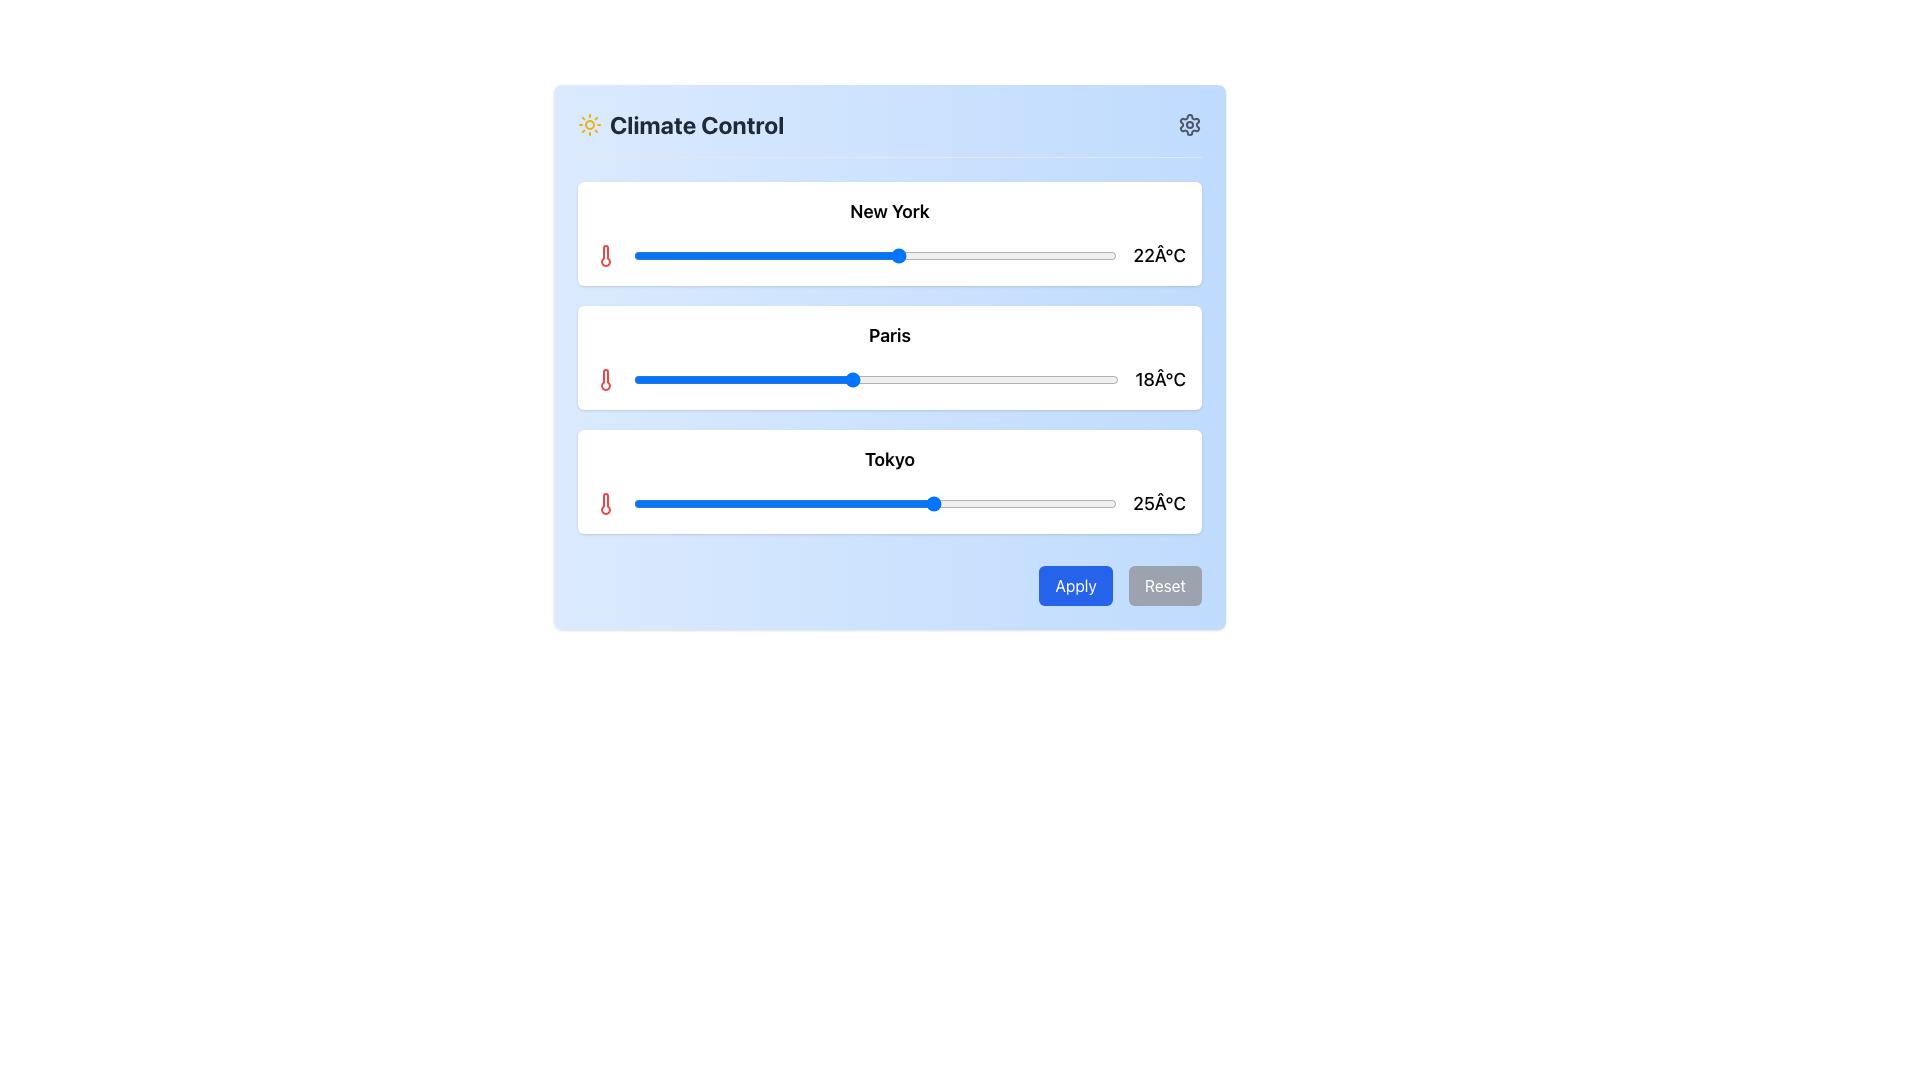 The height and width of the screenshot is (1080, 1920). I want to click on the temperature for Paris, so click(658, 380).